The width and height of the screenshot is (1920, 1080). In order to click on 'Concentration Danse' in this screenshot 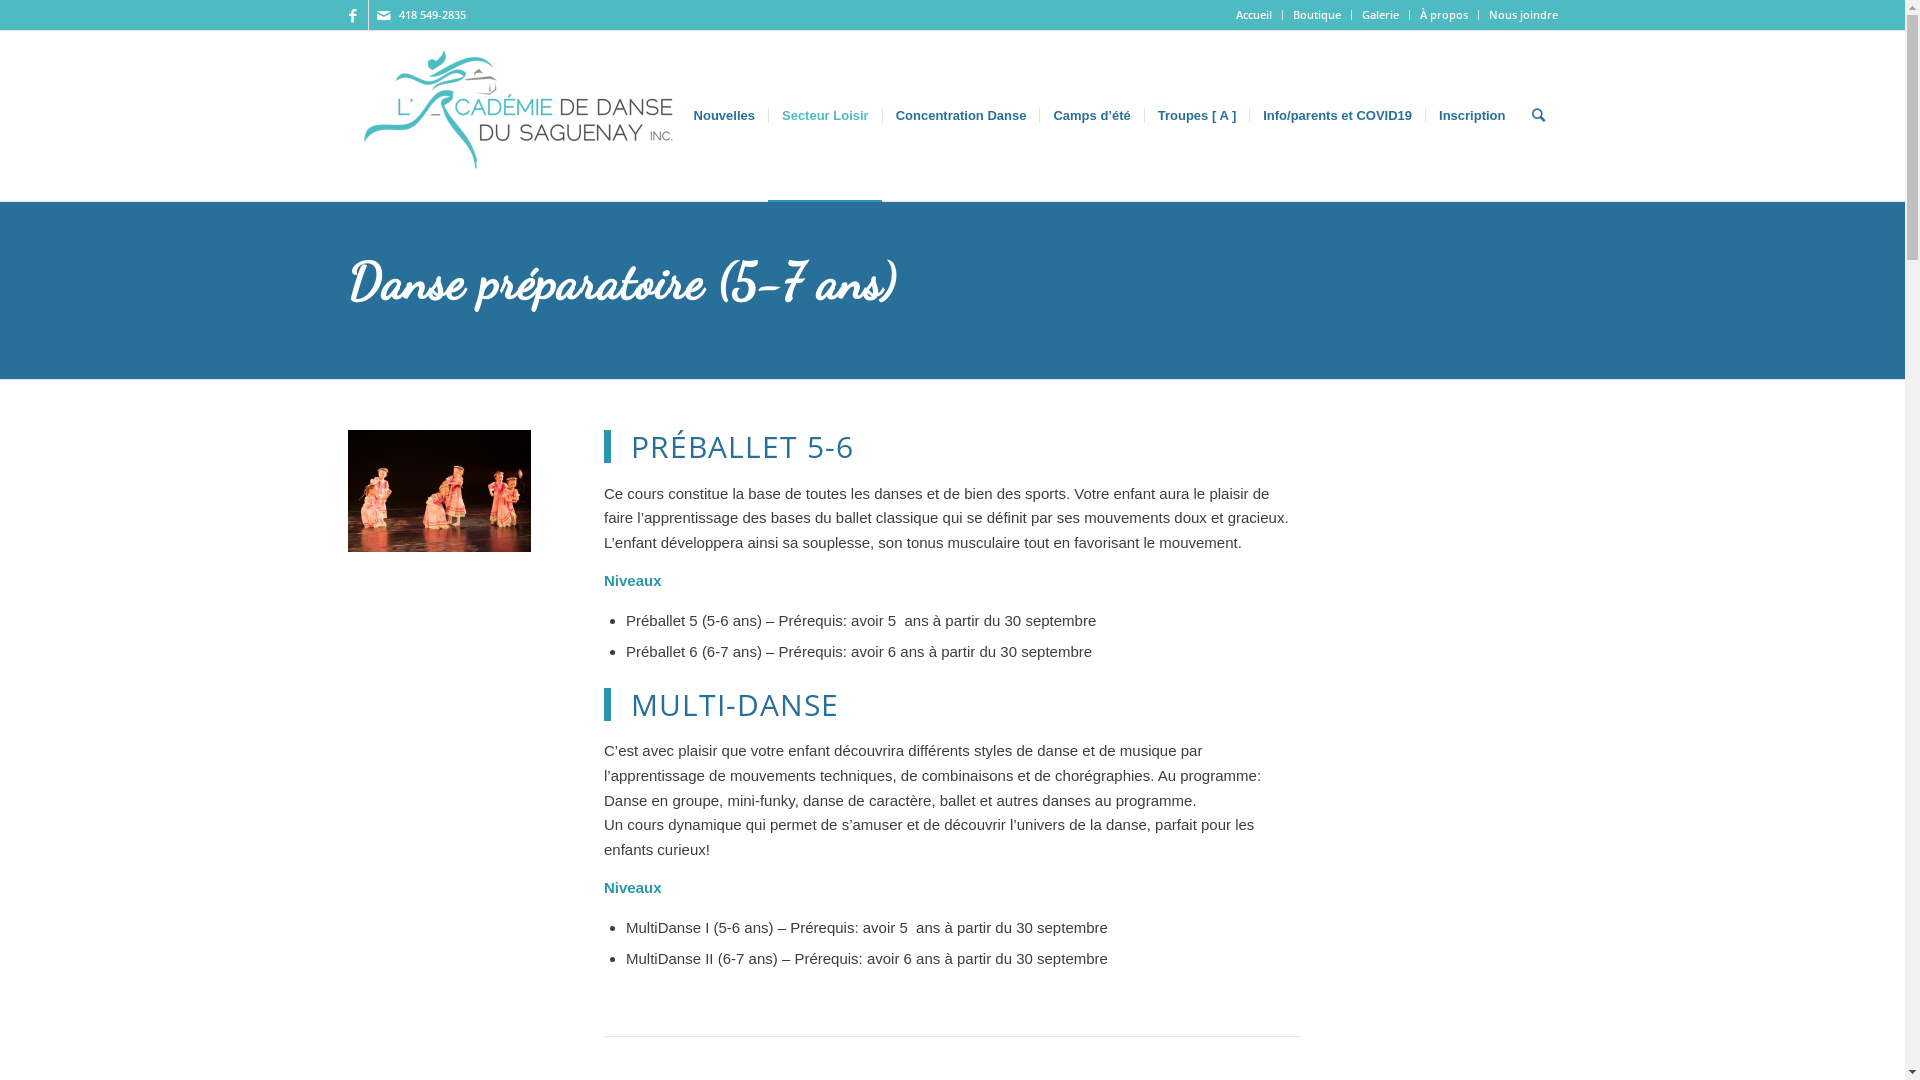, I will do `click(960, 115)`.